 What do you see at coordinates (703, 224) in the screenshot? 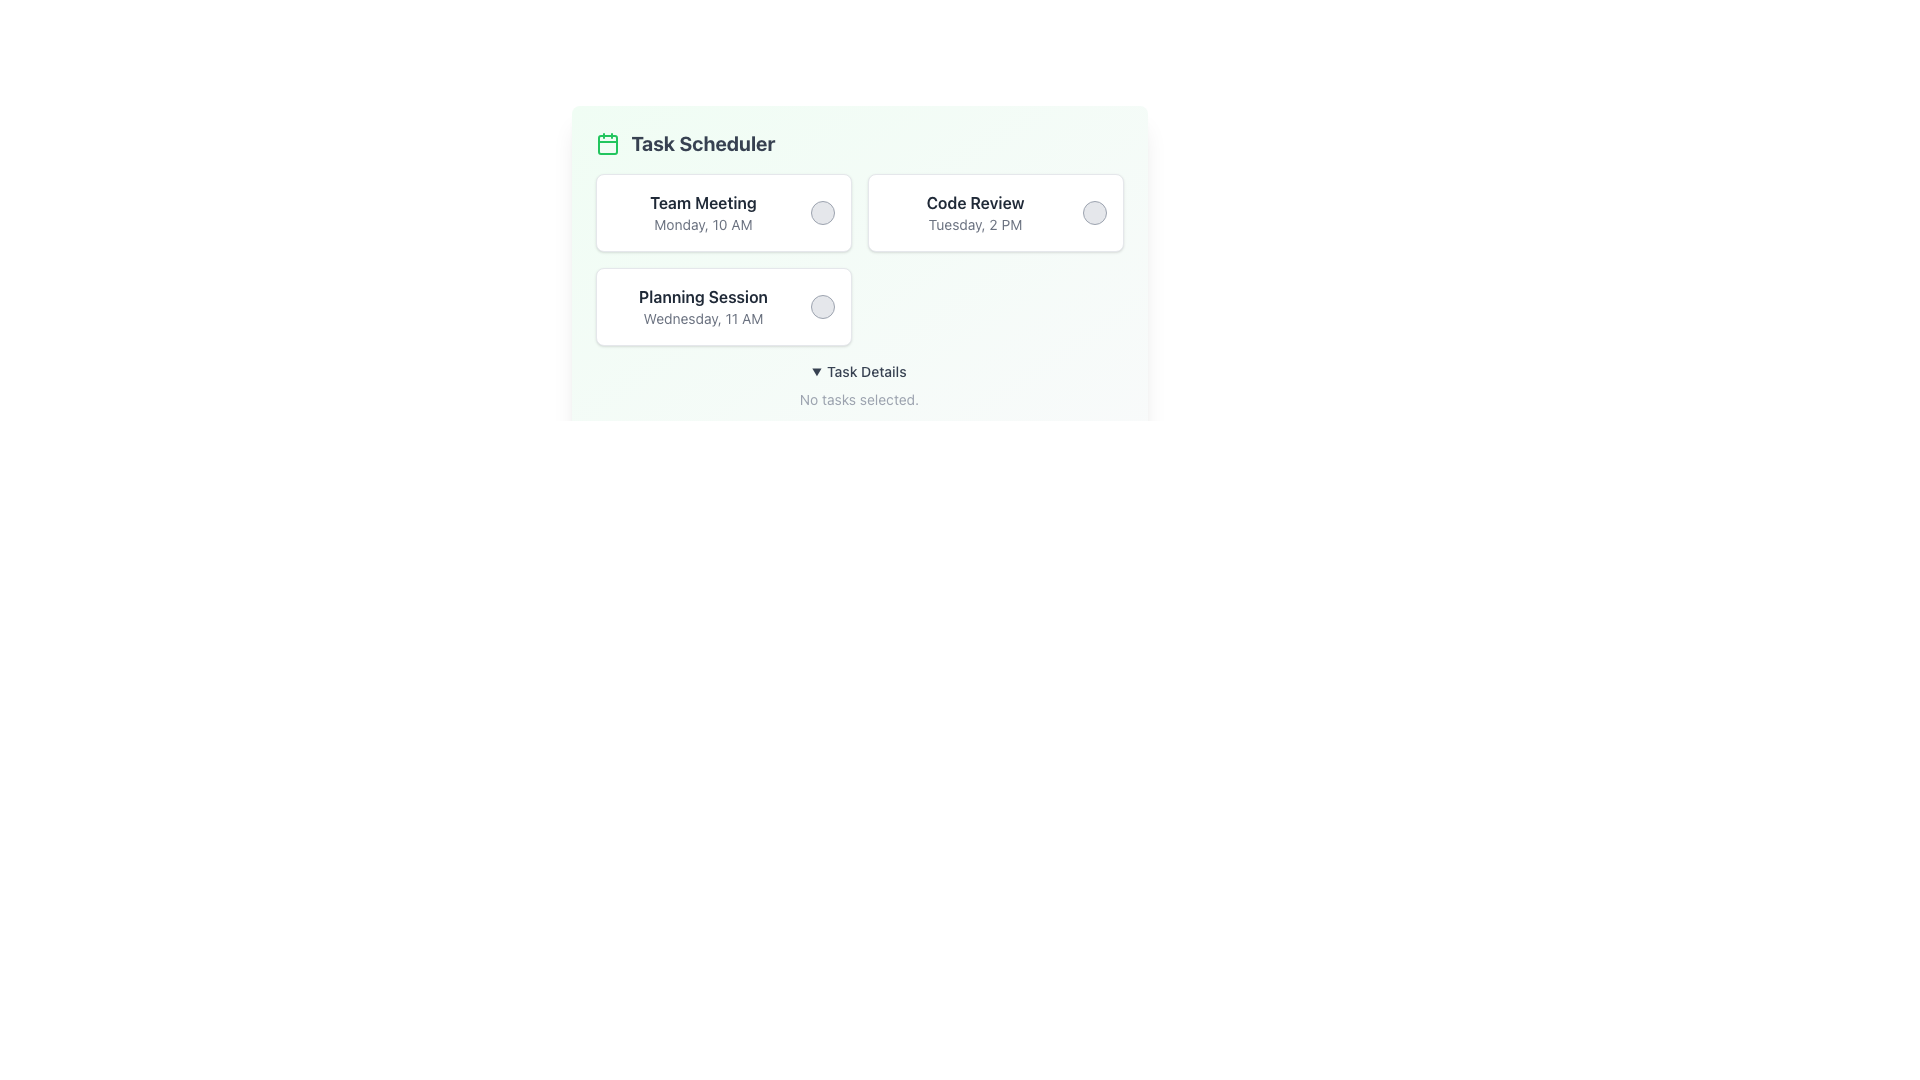
I see `the Text Label displaying 'Monday, 10 AM', which is positioned beneath the bold heading 'Team Meeting'` at bounding box center [703, 224].